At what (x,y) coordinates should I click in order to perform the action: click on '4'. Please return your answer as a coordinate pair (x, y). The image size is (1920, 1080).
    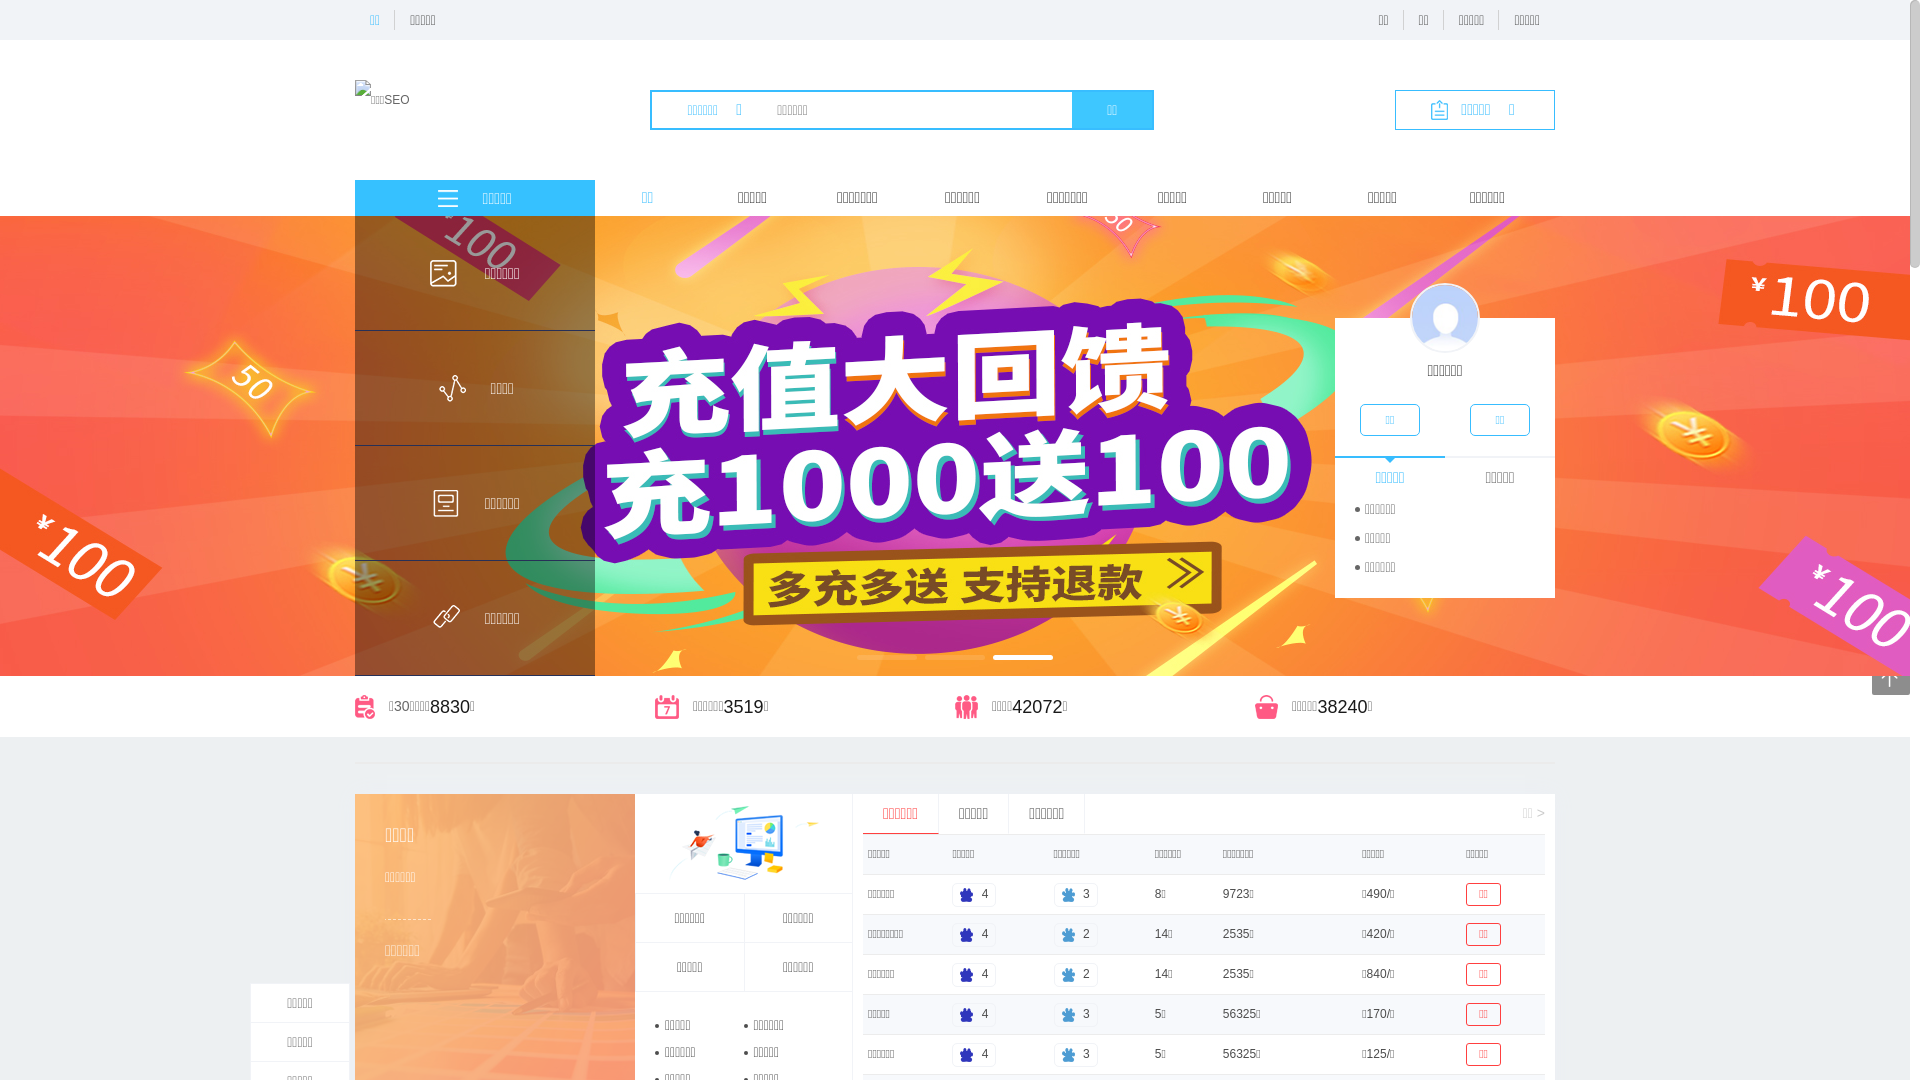
    Looking at the image, I should click on (974, 893).